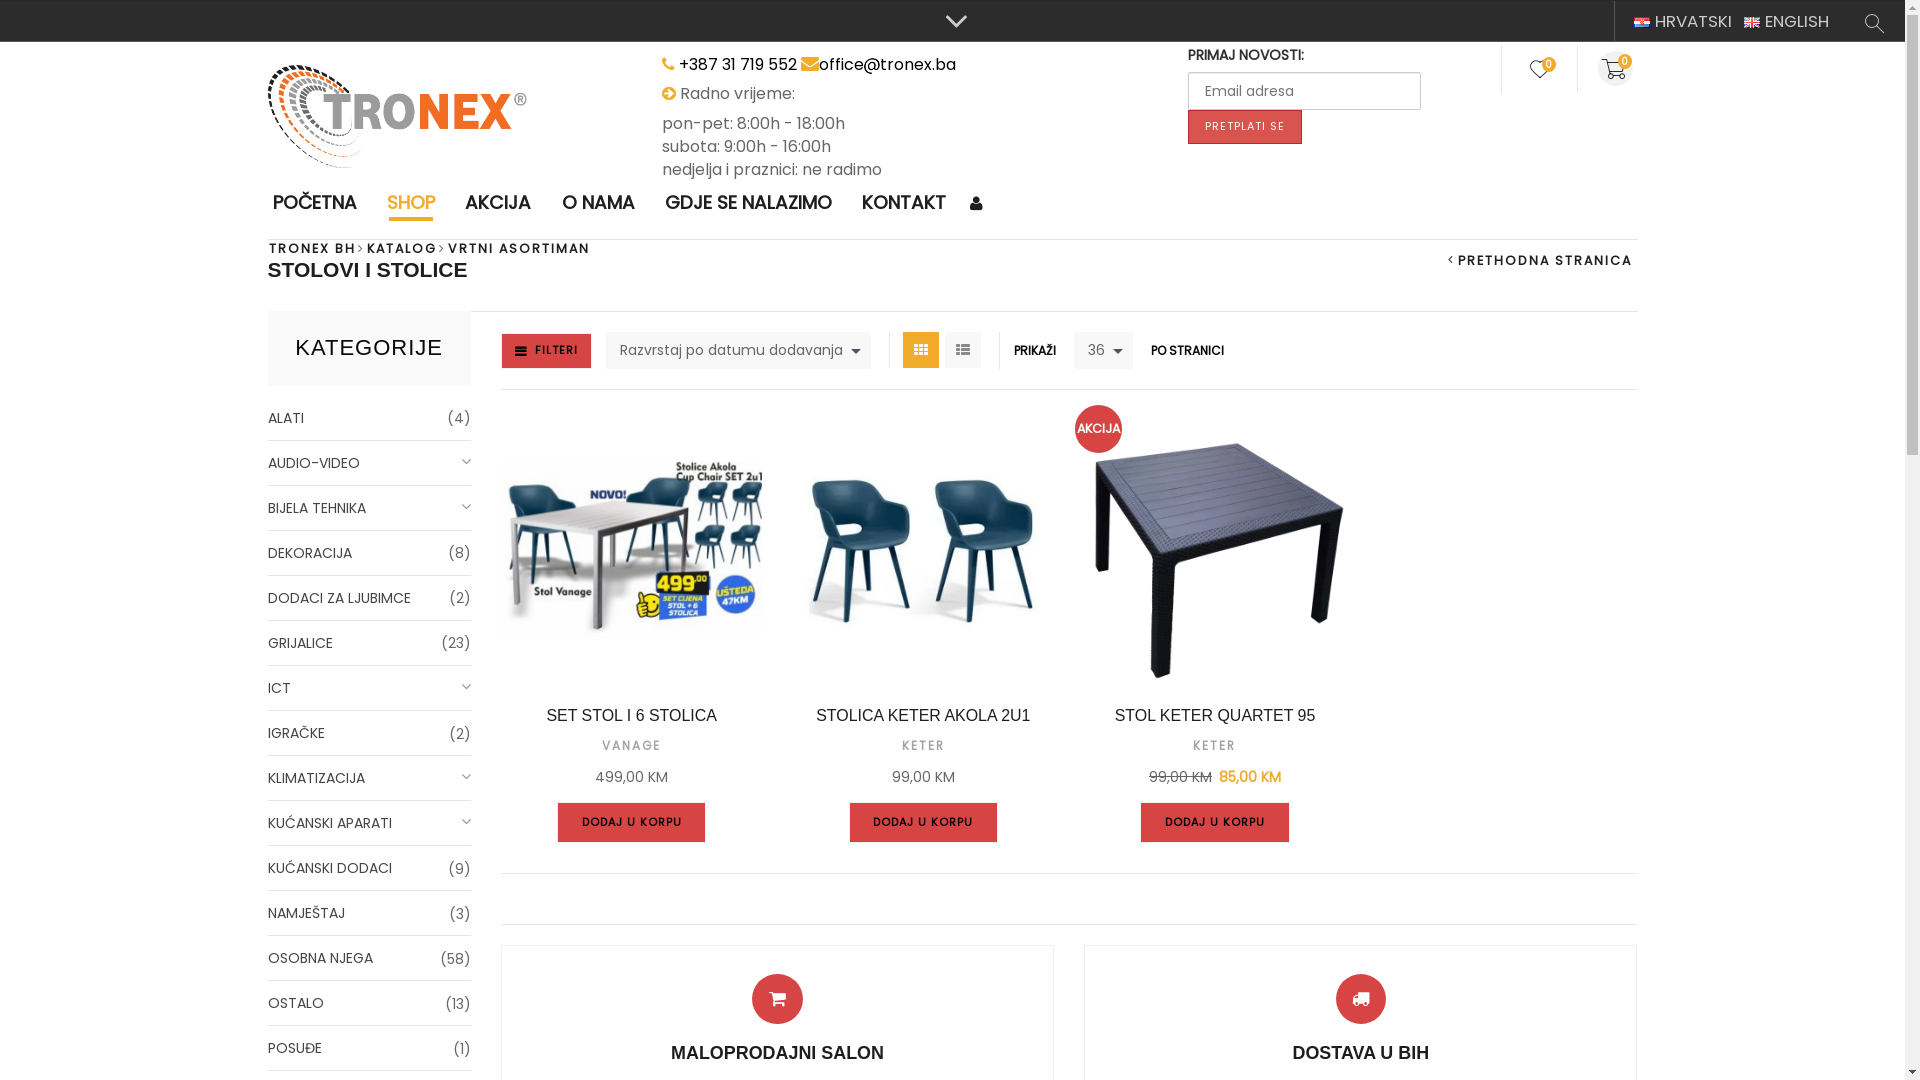 The width and height of the screenshot is (1920, 1080). I want to click on 'ACCOUNT', so click(979, 204).